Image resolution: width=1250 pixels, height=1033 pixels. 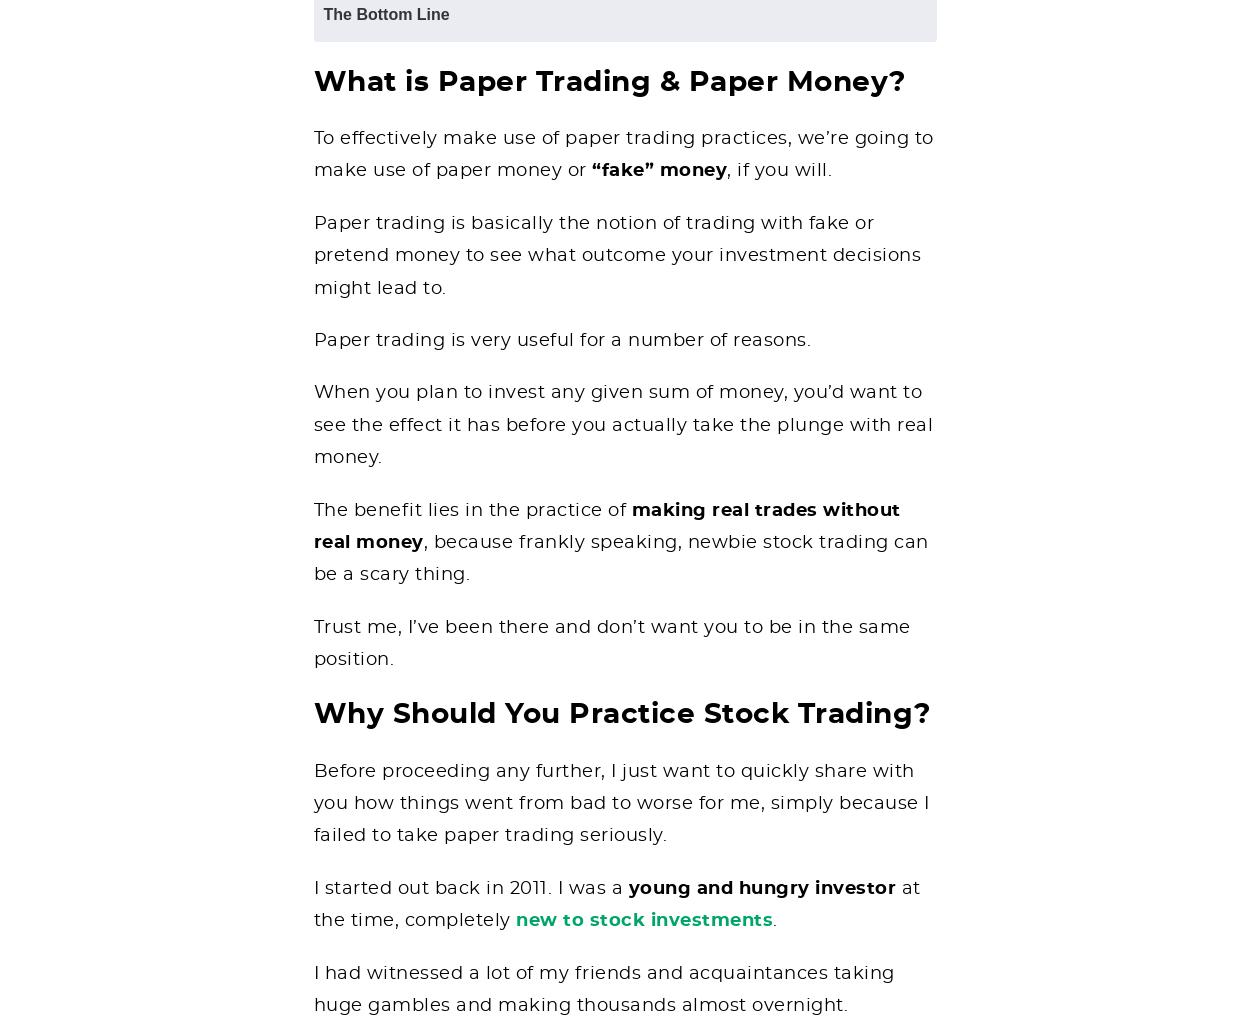 I want to click on 'To effectively make use of paper trading practices, we’re going to make use of paper money or', so click(x=622, y=154).